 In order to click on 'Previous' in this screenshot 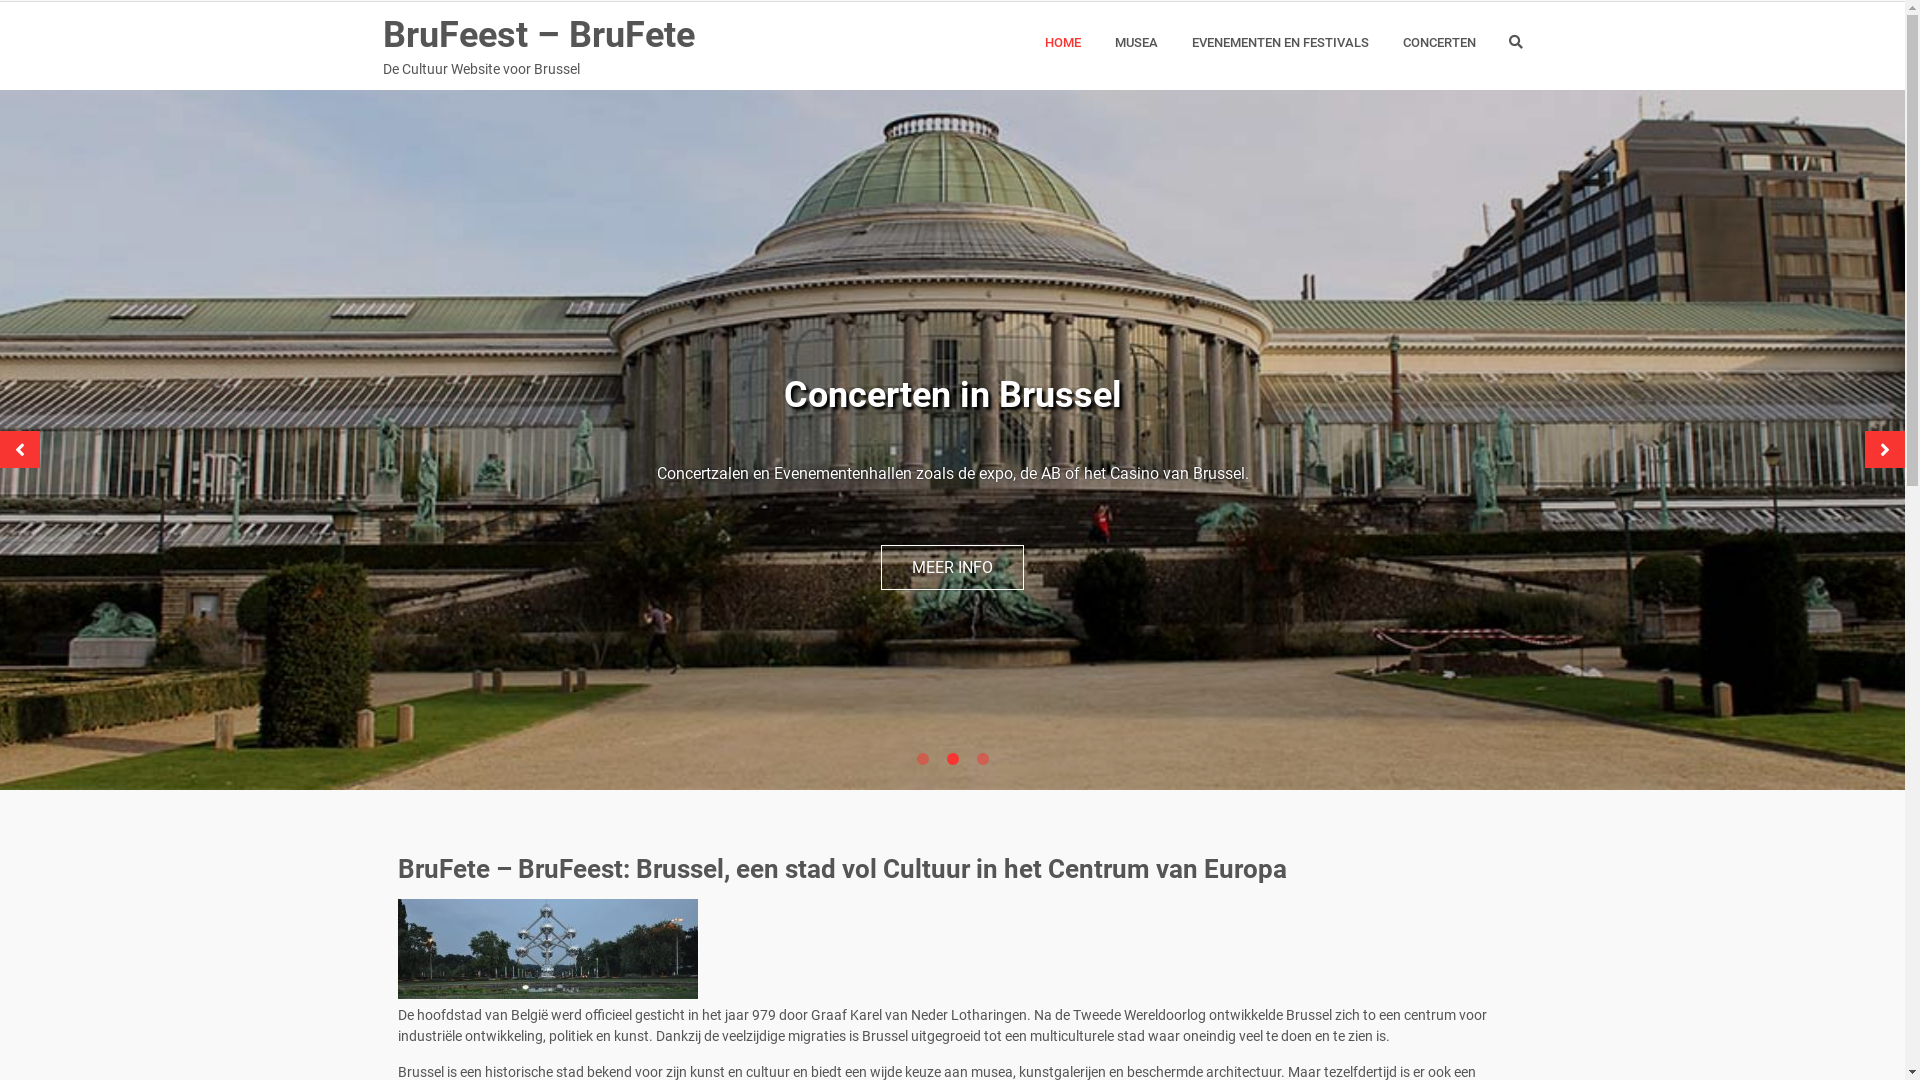, I will do `click(19, 450)`.